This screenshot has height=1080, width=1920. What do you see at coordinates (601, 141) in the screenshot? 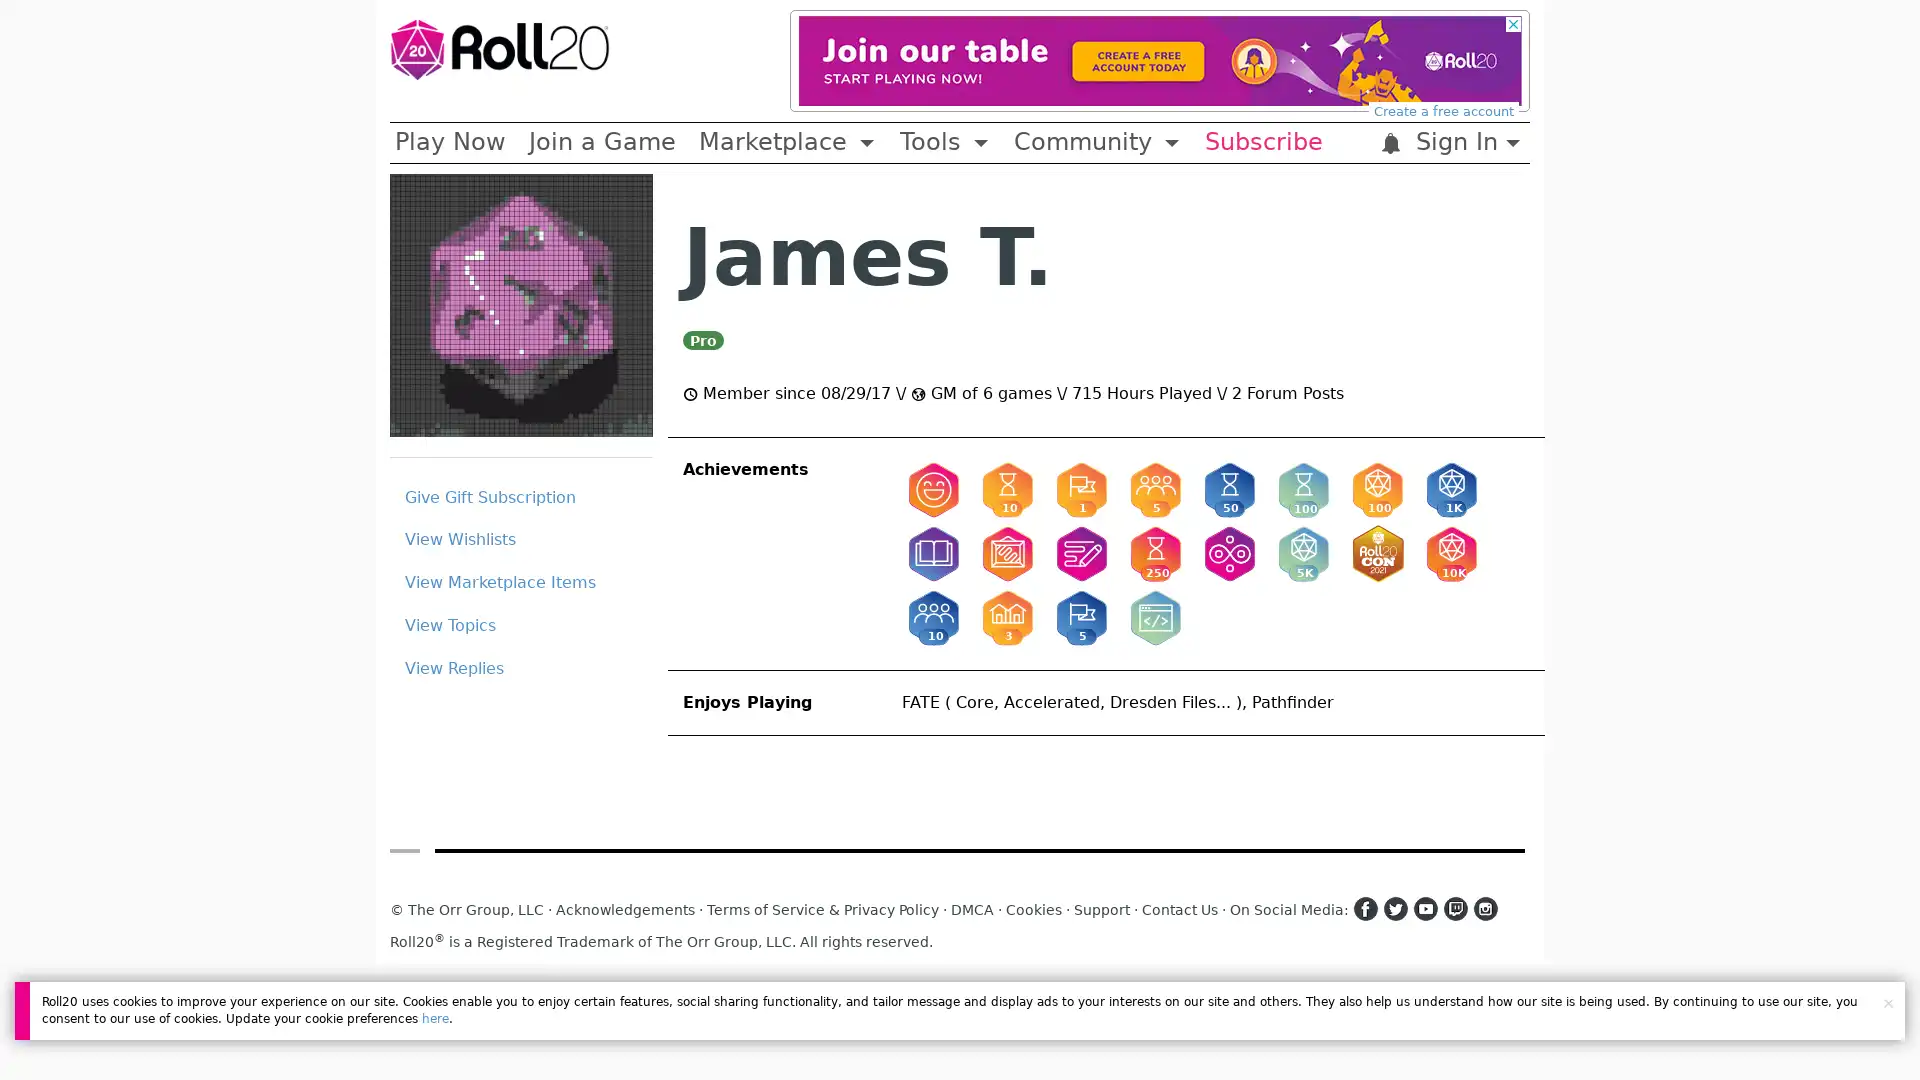
I see `Join a Game` at bounding box center [601, 141].